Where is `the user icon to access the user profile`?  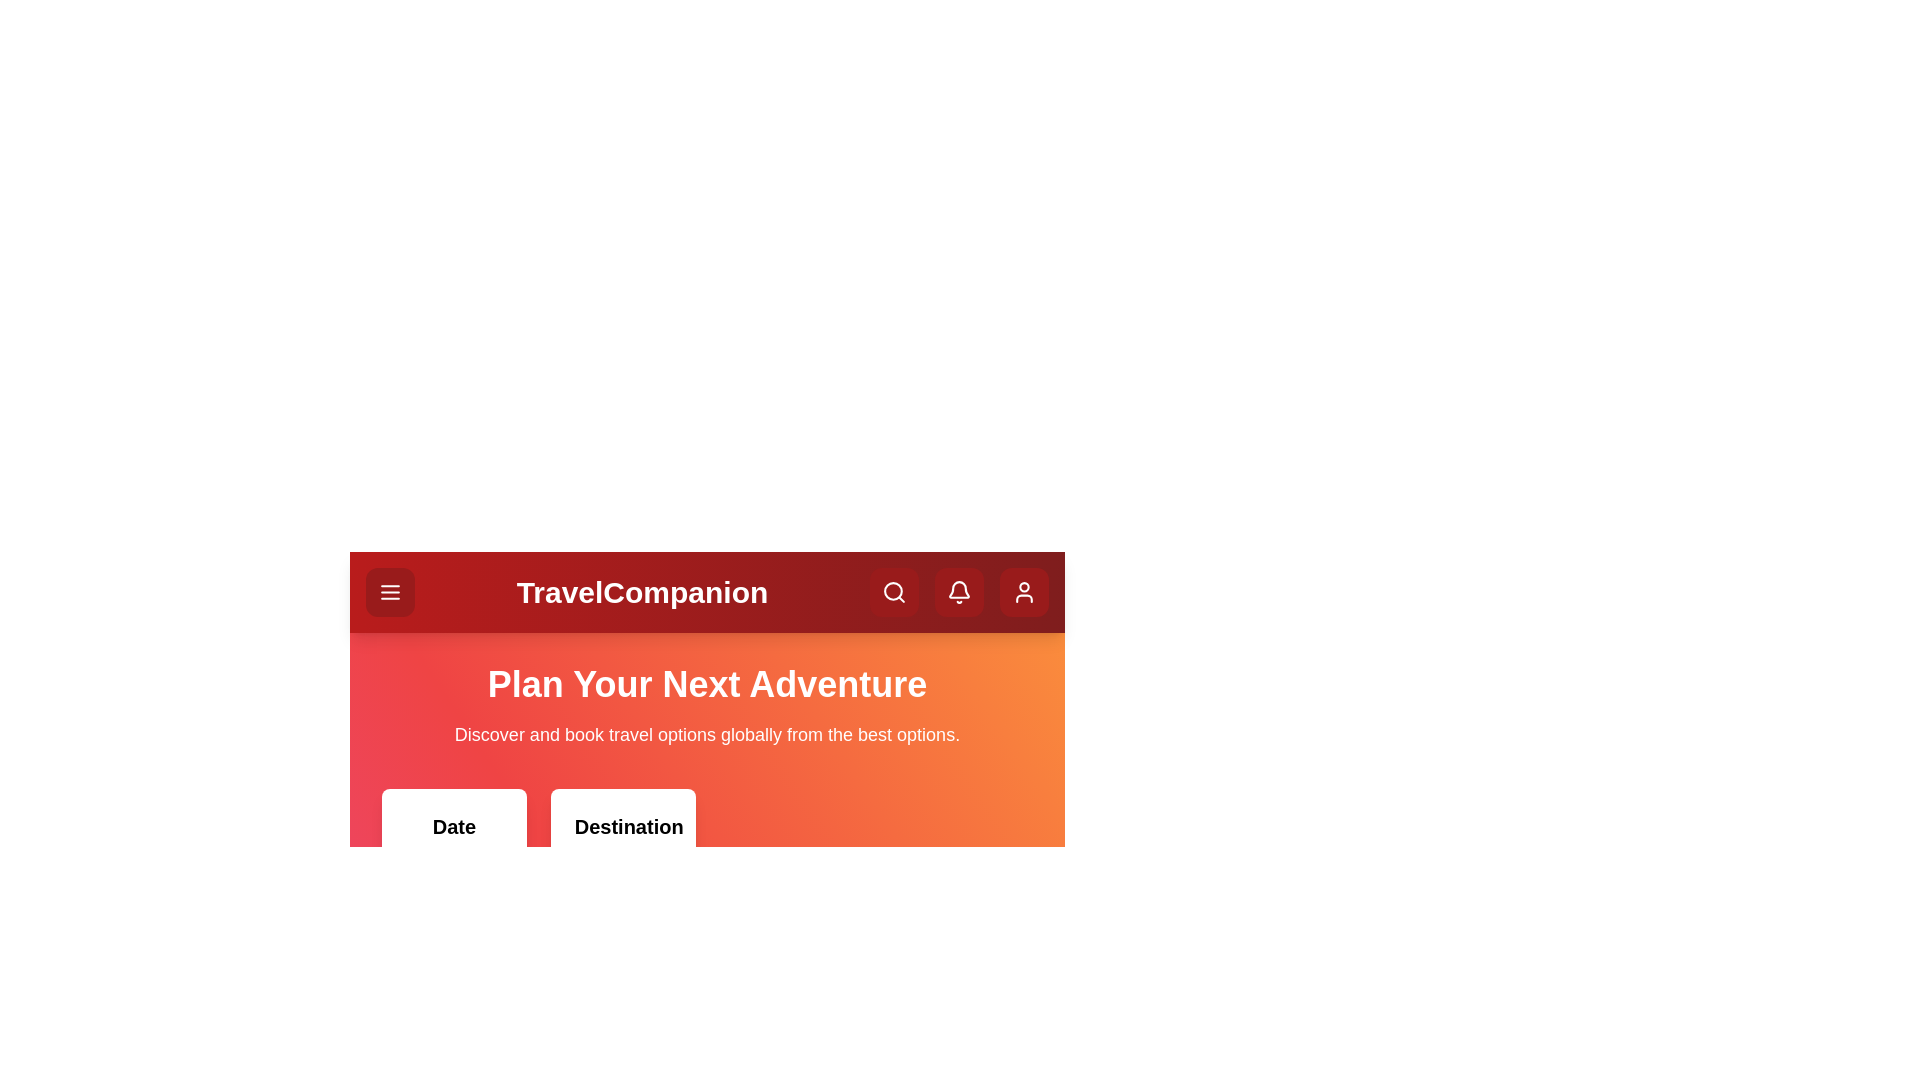
the user icon to access the user profile is located at coordinates (1024, 591).